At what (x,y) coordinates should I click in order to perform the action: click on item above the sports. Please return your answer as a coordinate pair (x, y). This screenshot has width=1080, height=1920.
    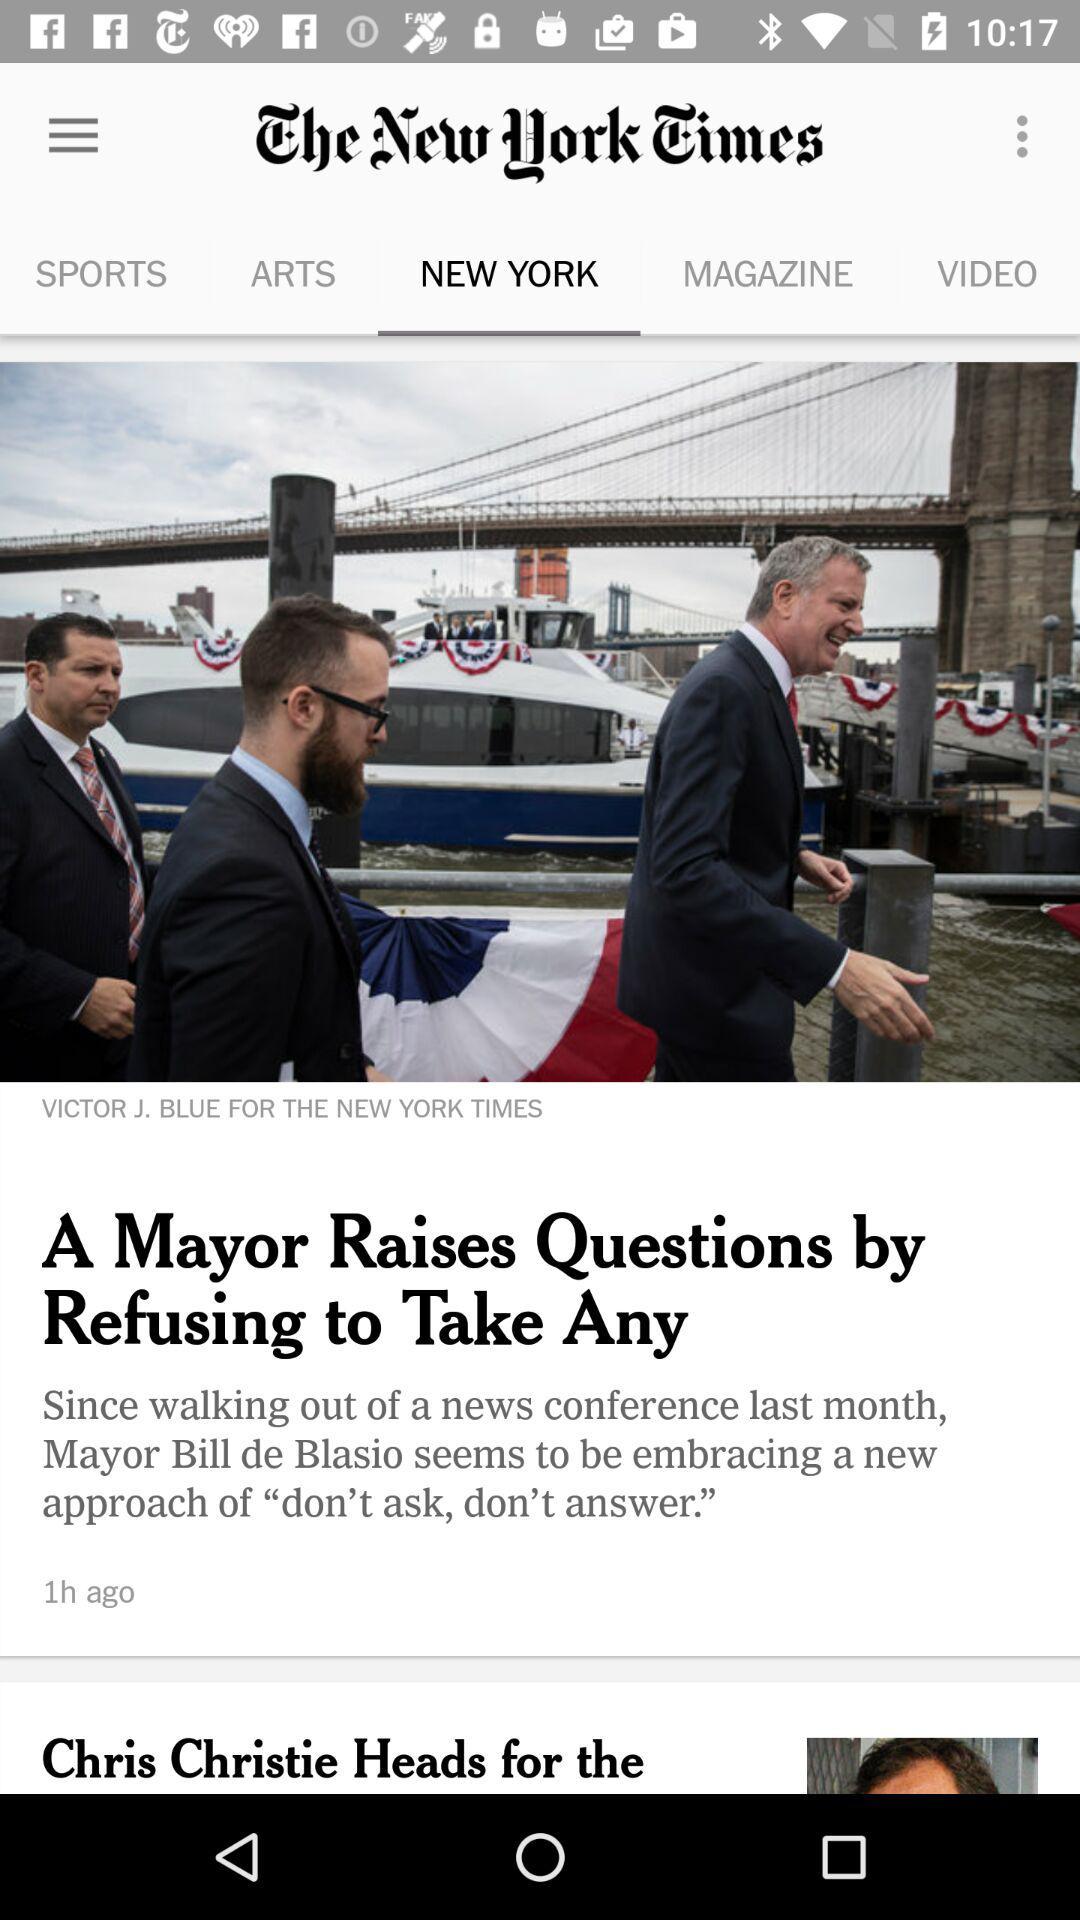
    Looking at the image, I should click on (72, 135).